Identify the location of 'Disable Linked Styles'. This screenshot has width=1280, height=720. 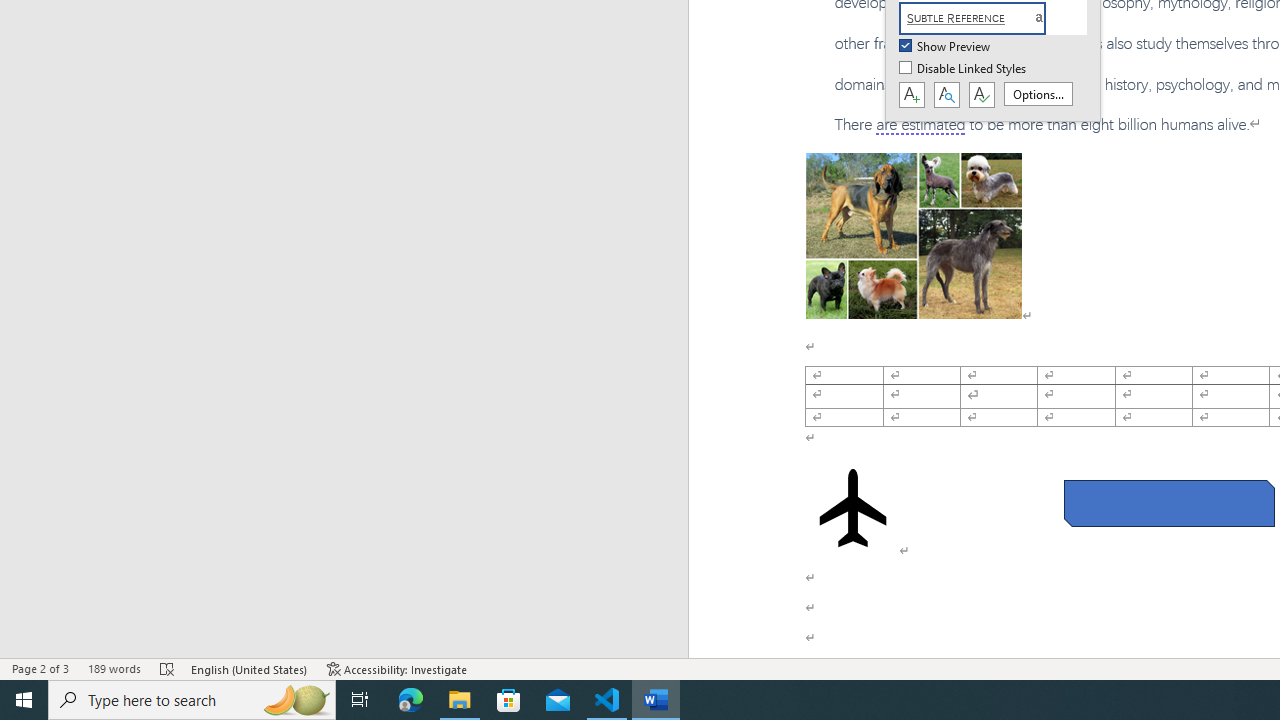
(964, 68).